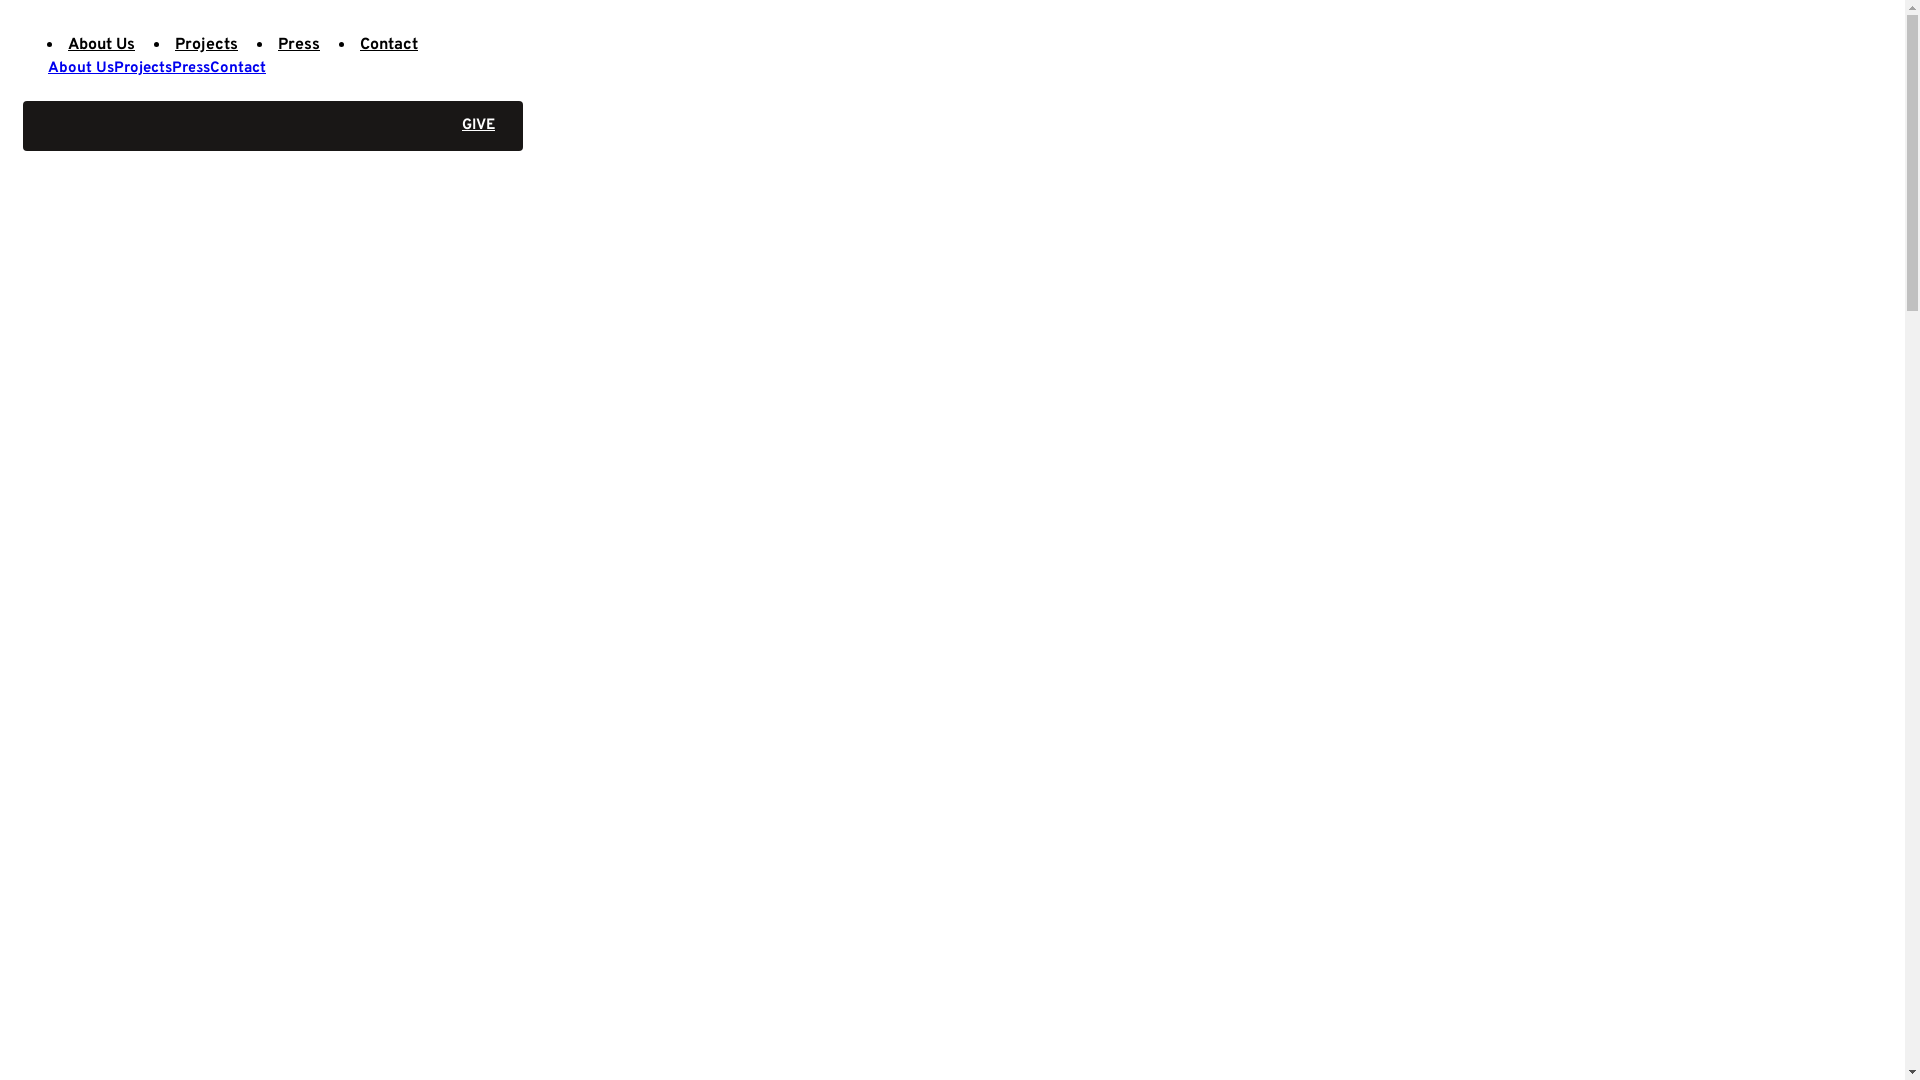  Describe the element at coordinates (142, 67) in the screenshot. I see `'Projects'` at that location.